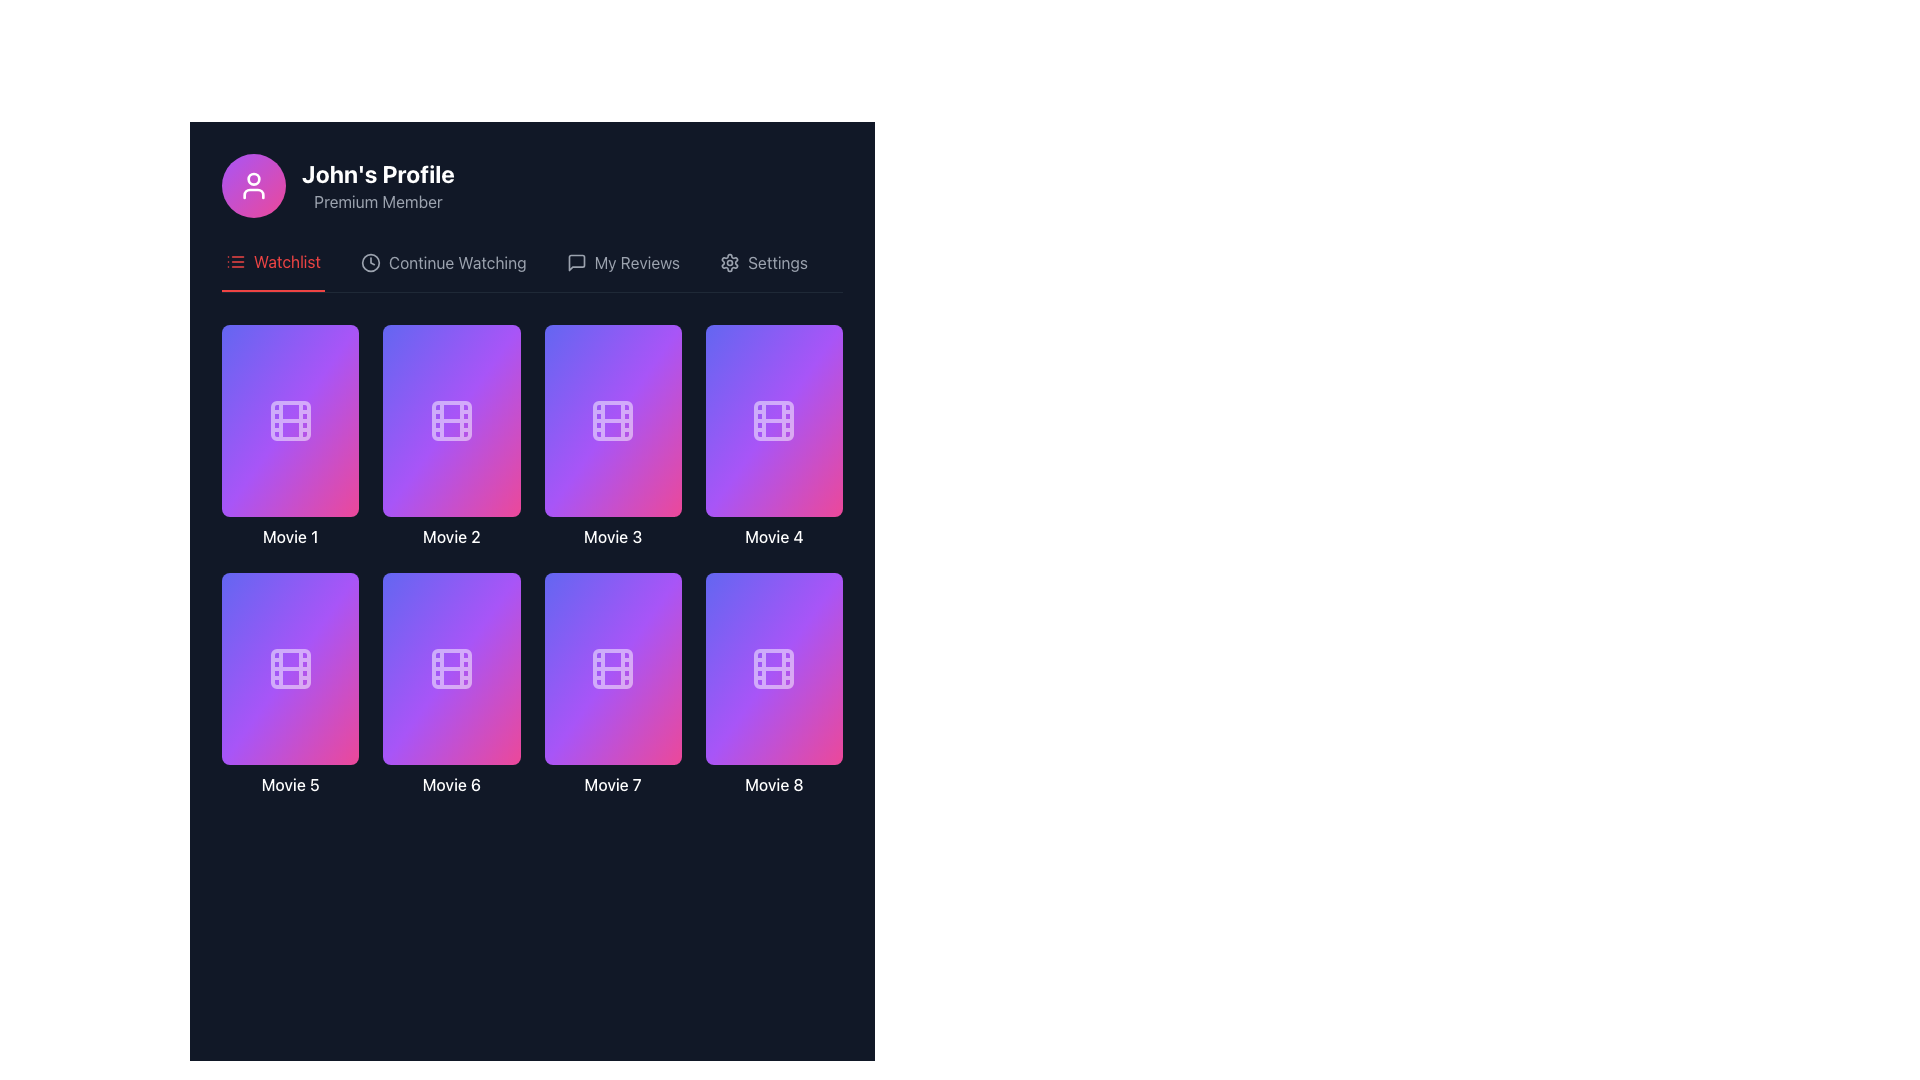 The height and width of the screenshot is (1080, 1920). I want to click on the film reel icon in the card labeled 'Movie 7', so click(612, 684).